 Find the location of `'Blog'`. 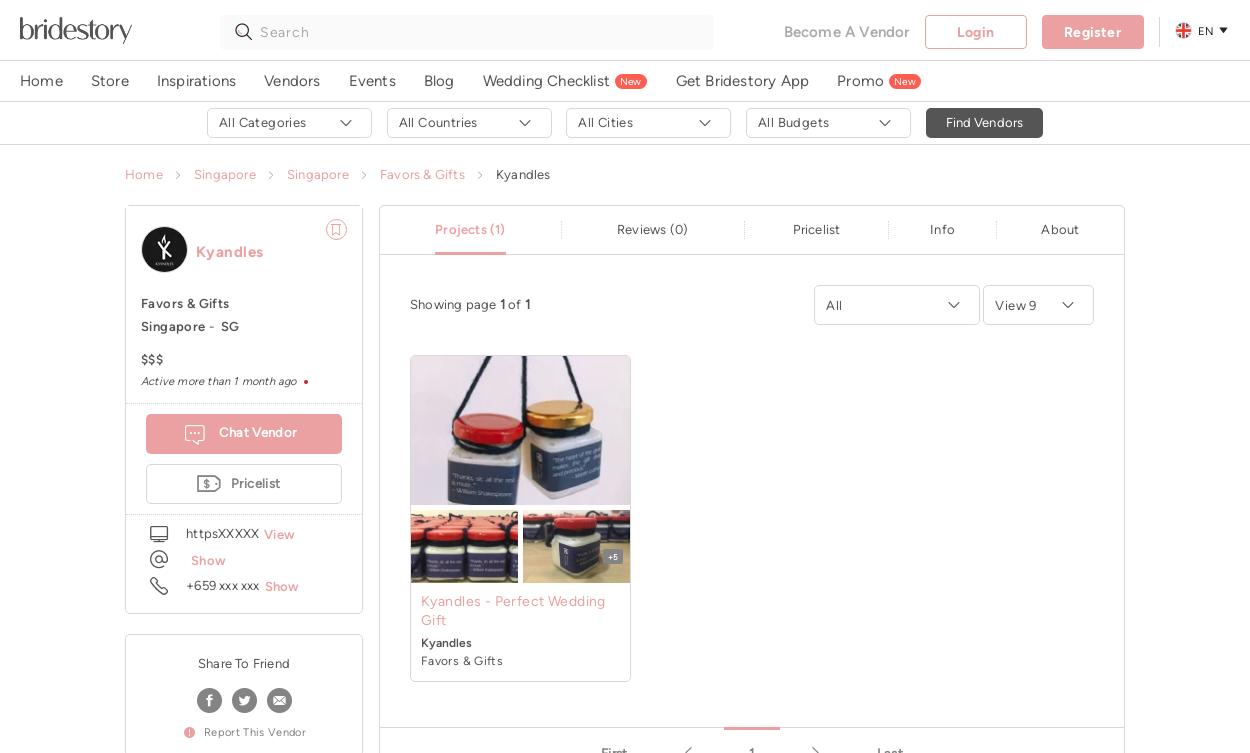

'Blog' is located at coordinates (438, 81).